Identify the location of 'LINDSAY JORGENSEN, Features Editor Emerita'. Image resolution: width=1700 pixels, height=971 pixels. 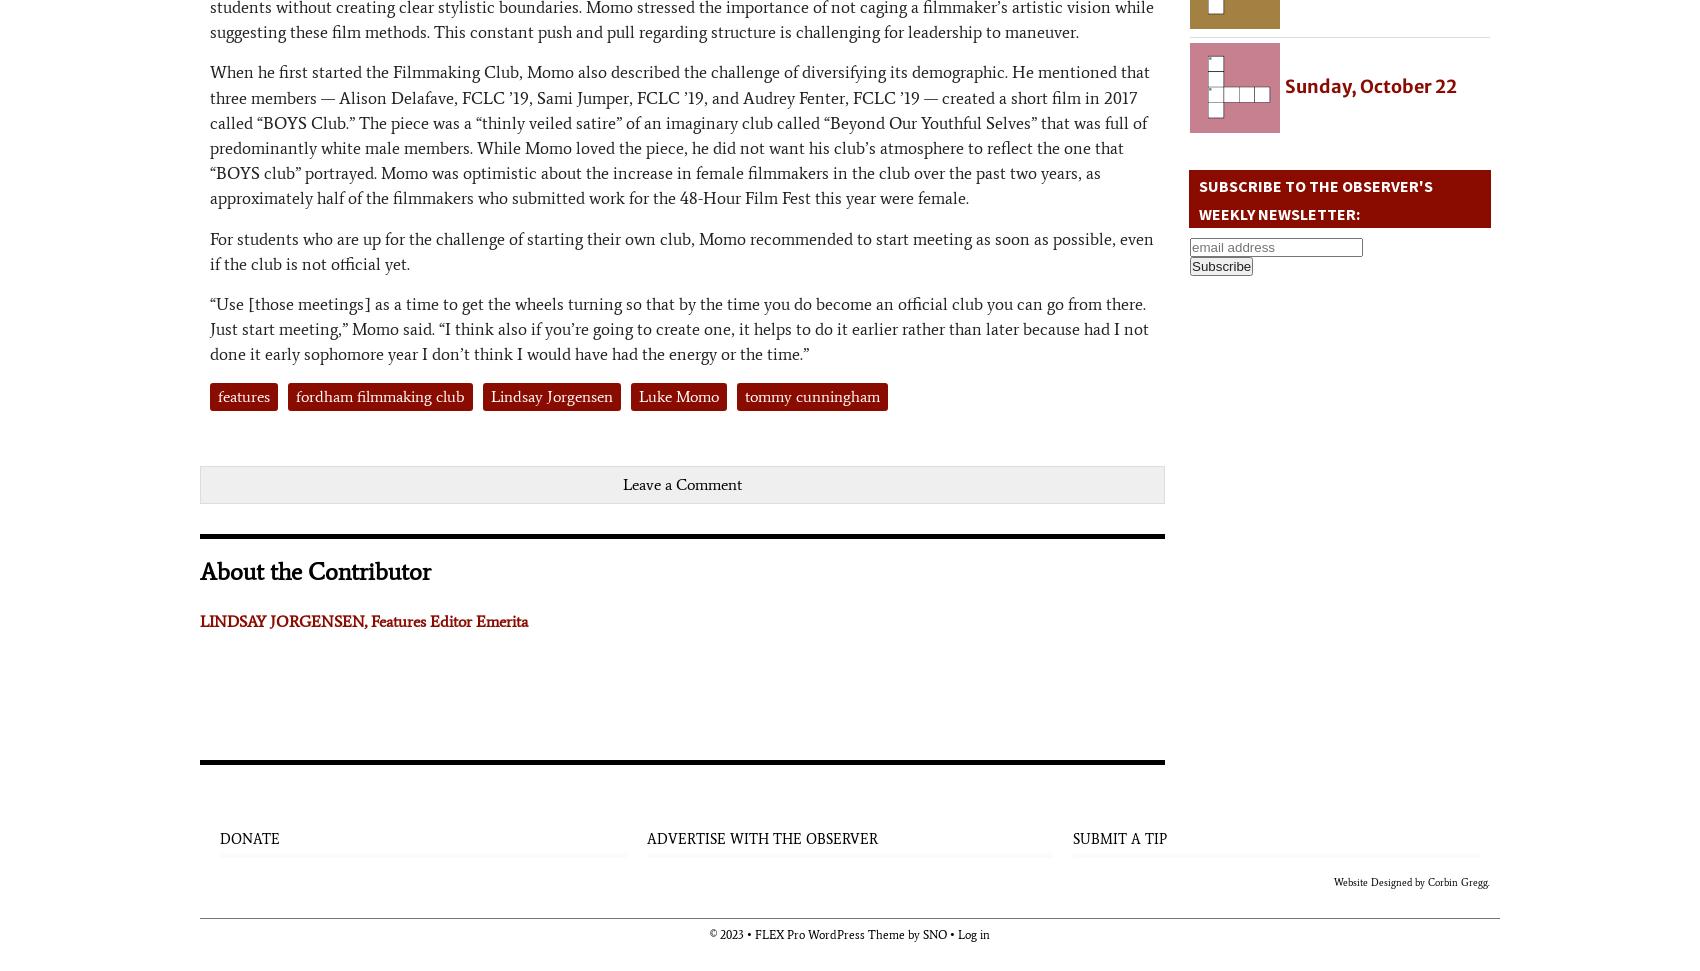
(362, 619).